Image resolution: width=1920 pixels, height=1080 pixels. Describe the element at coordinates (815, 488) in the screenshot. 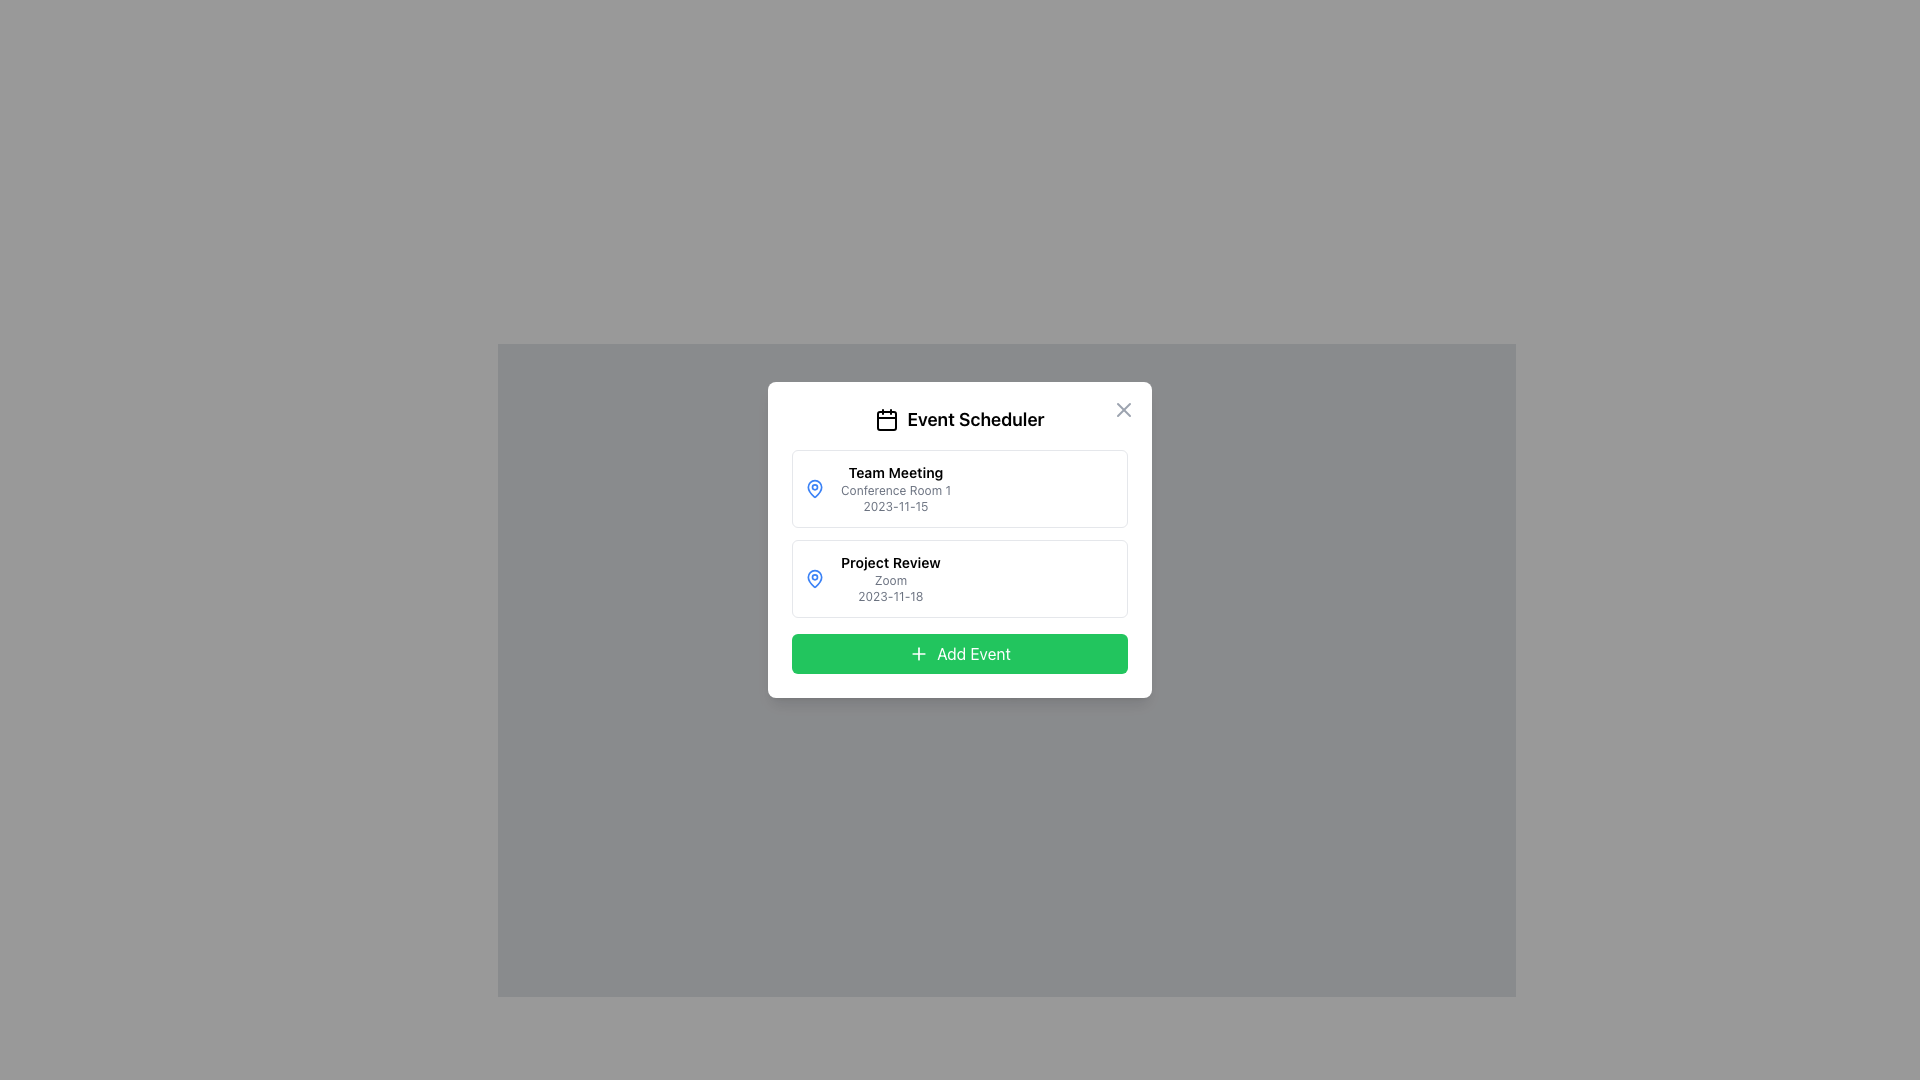

I see `the location pin icon styled with a blue outline that is positioned to the left of the text 'Project Review', part of the second event item in the 'Event Scheduler' list` at that location.